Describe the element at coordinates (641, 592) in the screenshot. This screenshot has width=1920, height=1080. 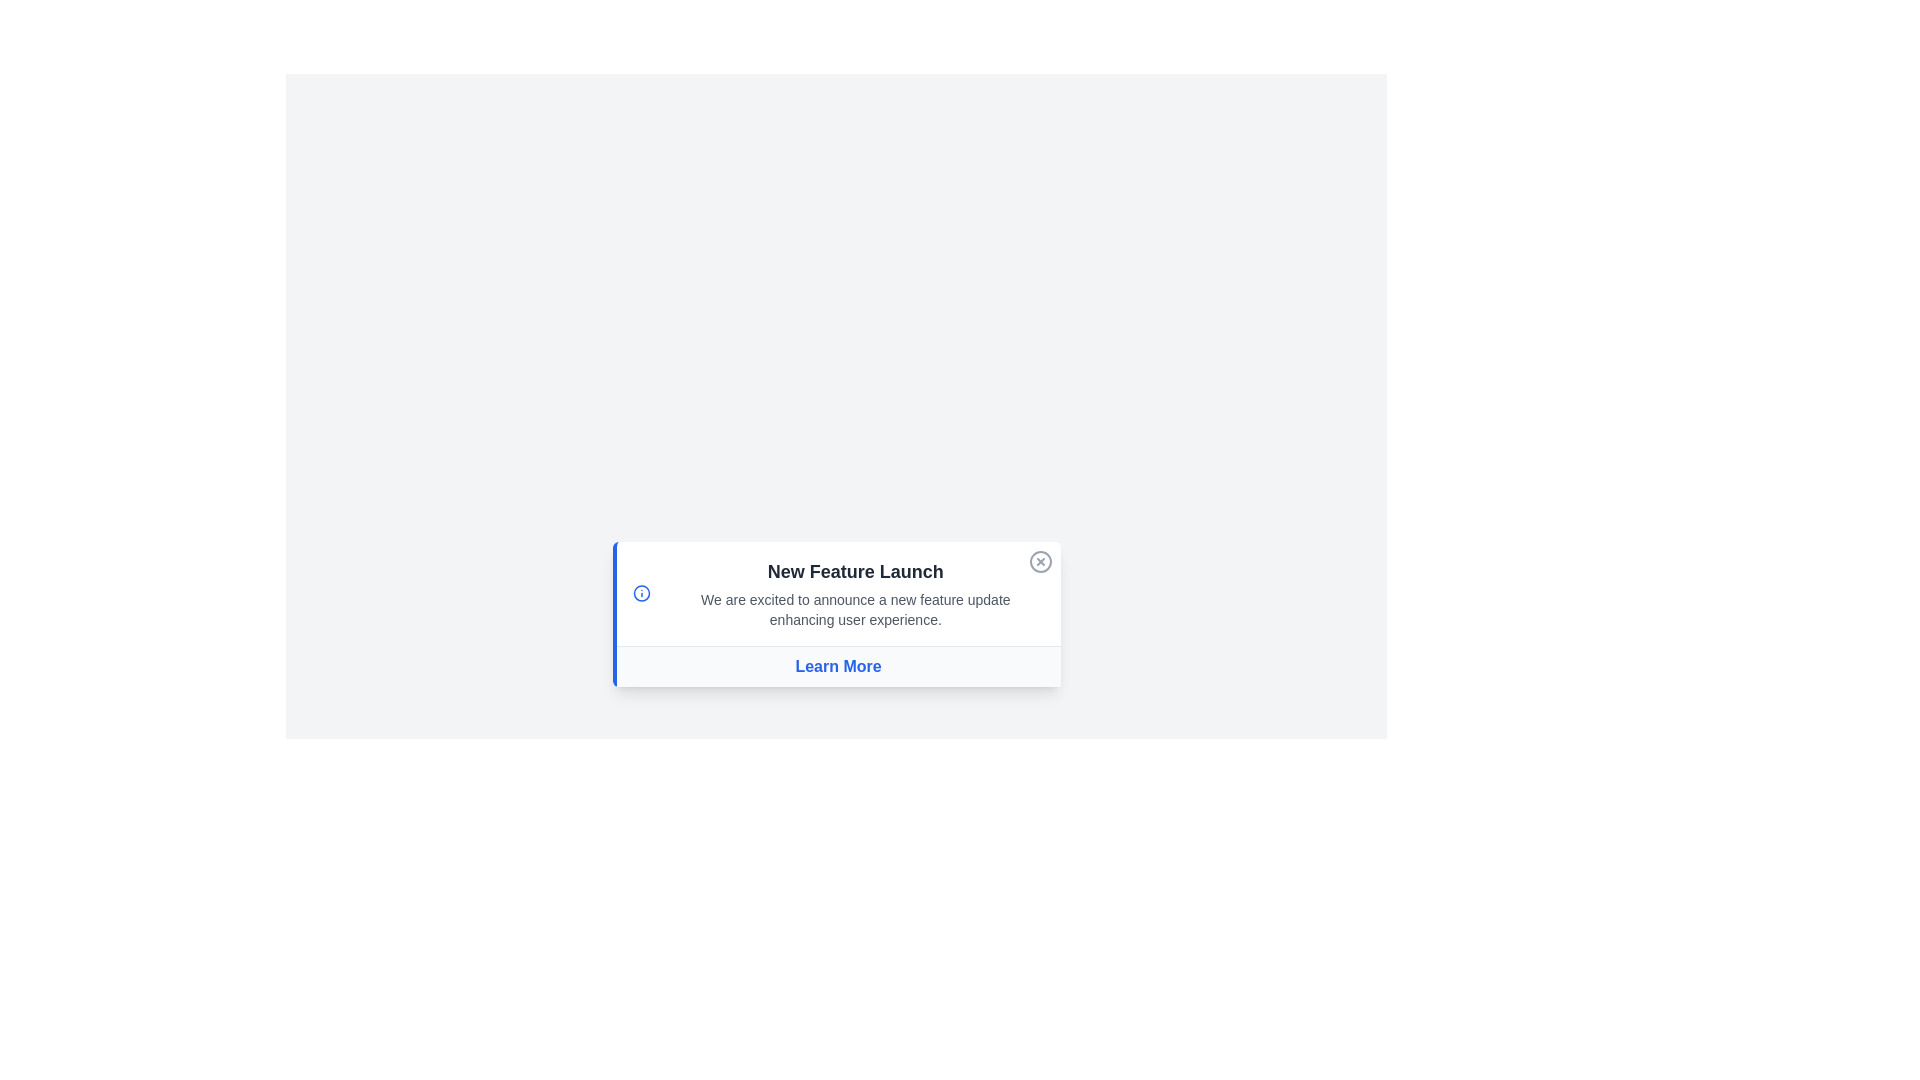
I see `the information icon to inspect its details` at that location.